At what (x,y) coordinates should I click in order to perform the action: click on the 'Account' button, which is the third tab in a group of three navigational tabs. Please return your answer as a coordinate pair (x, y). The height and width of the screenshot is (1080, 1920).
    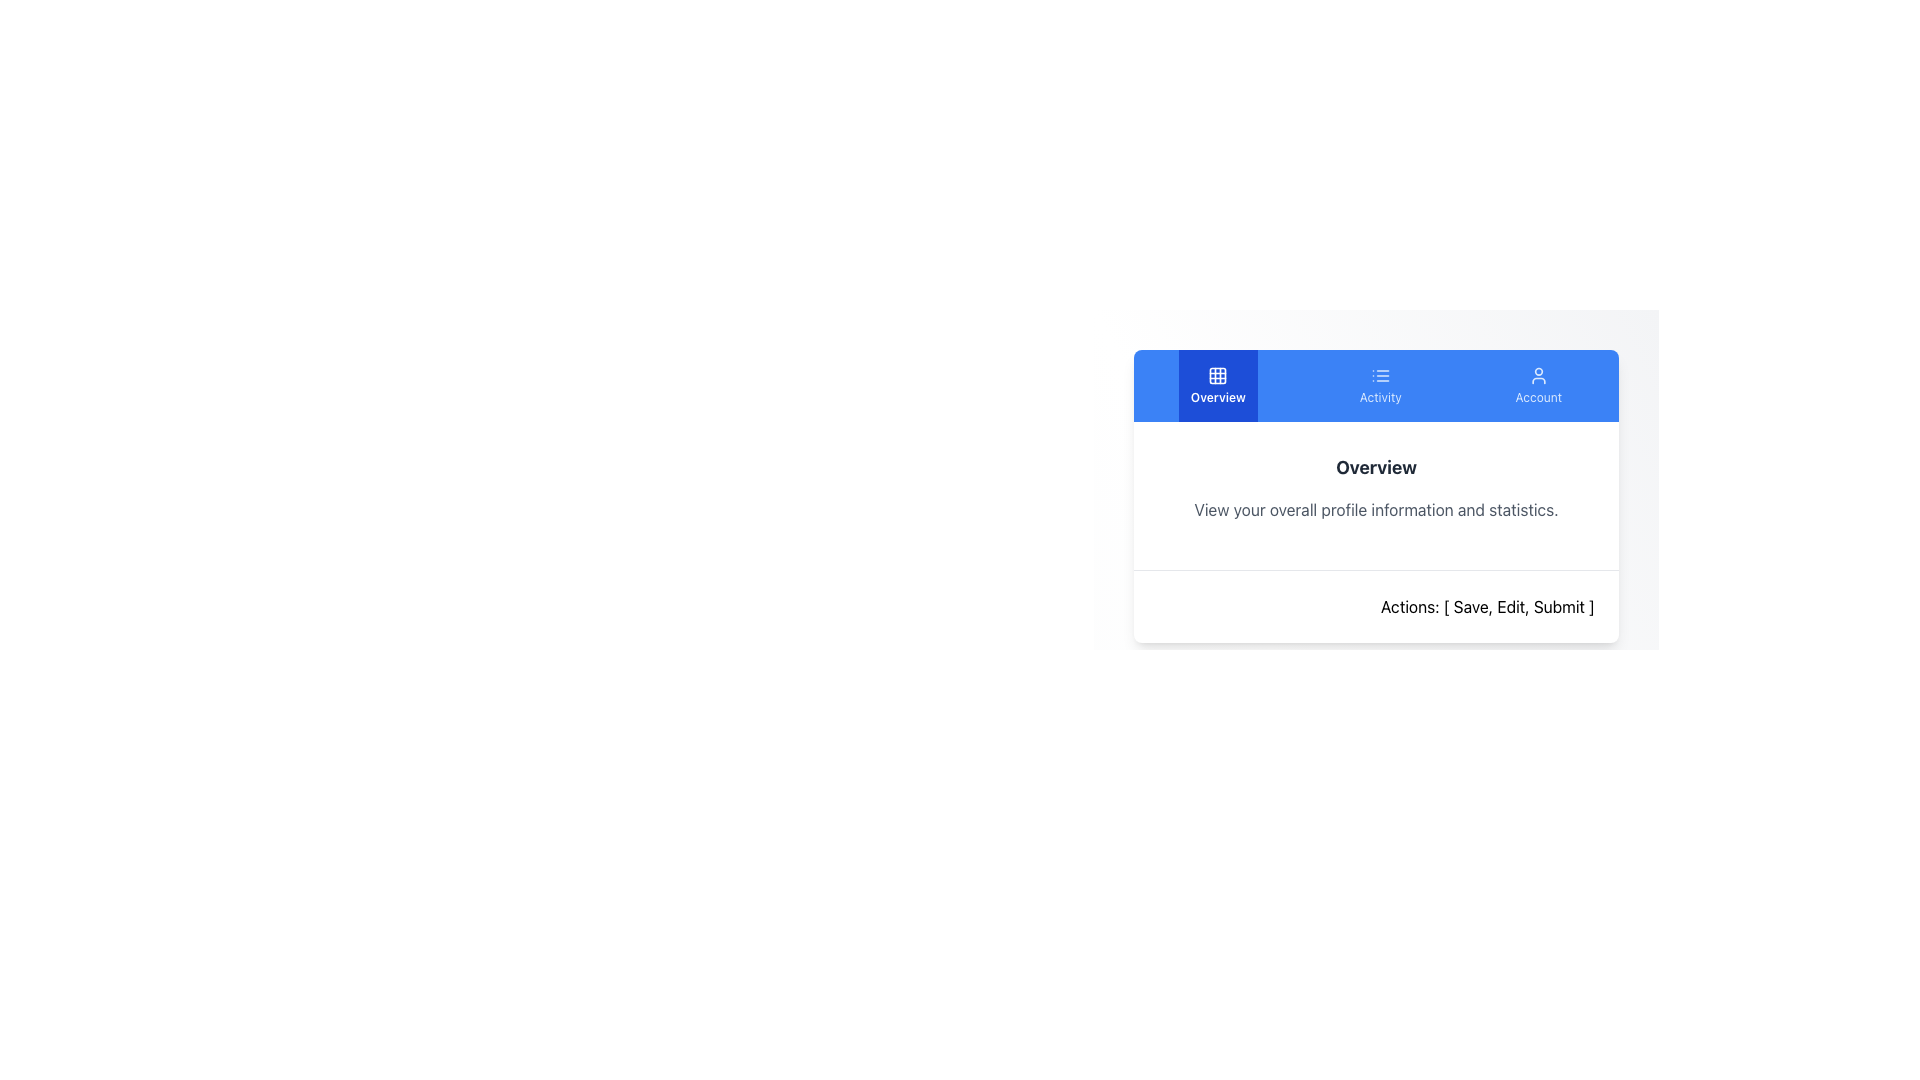
    Looking at the image, I should click on (1537, 385).